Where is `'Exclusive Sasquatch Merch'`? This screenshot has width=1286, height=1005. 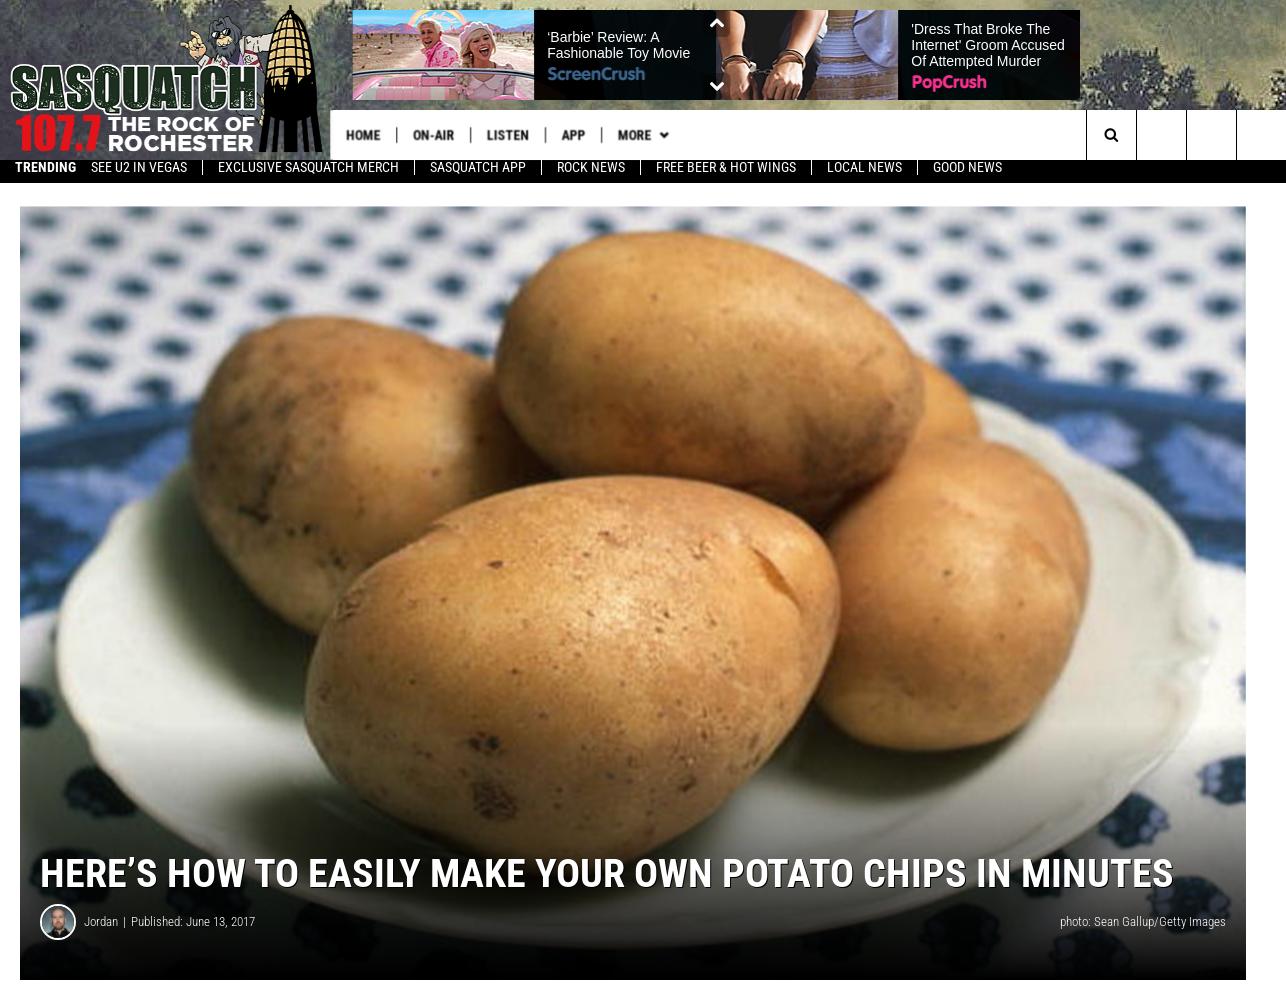
'Exclusive Sasquatch Merch' is located at coordinates (308, 174).